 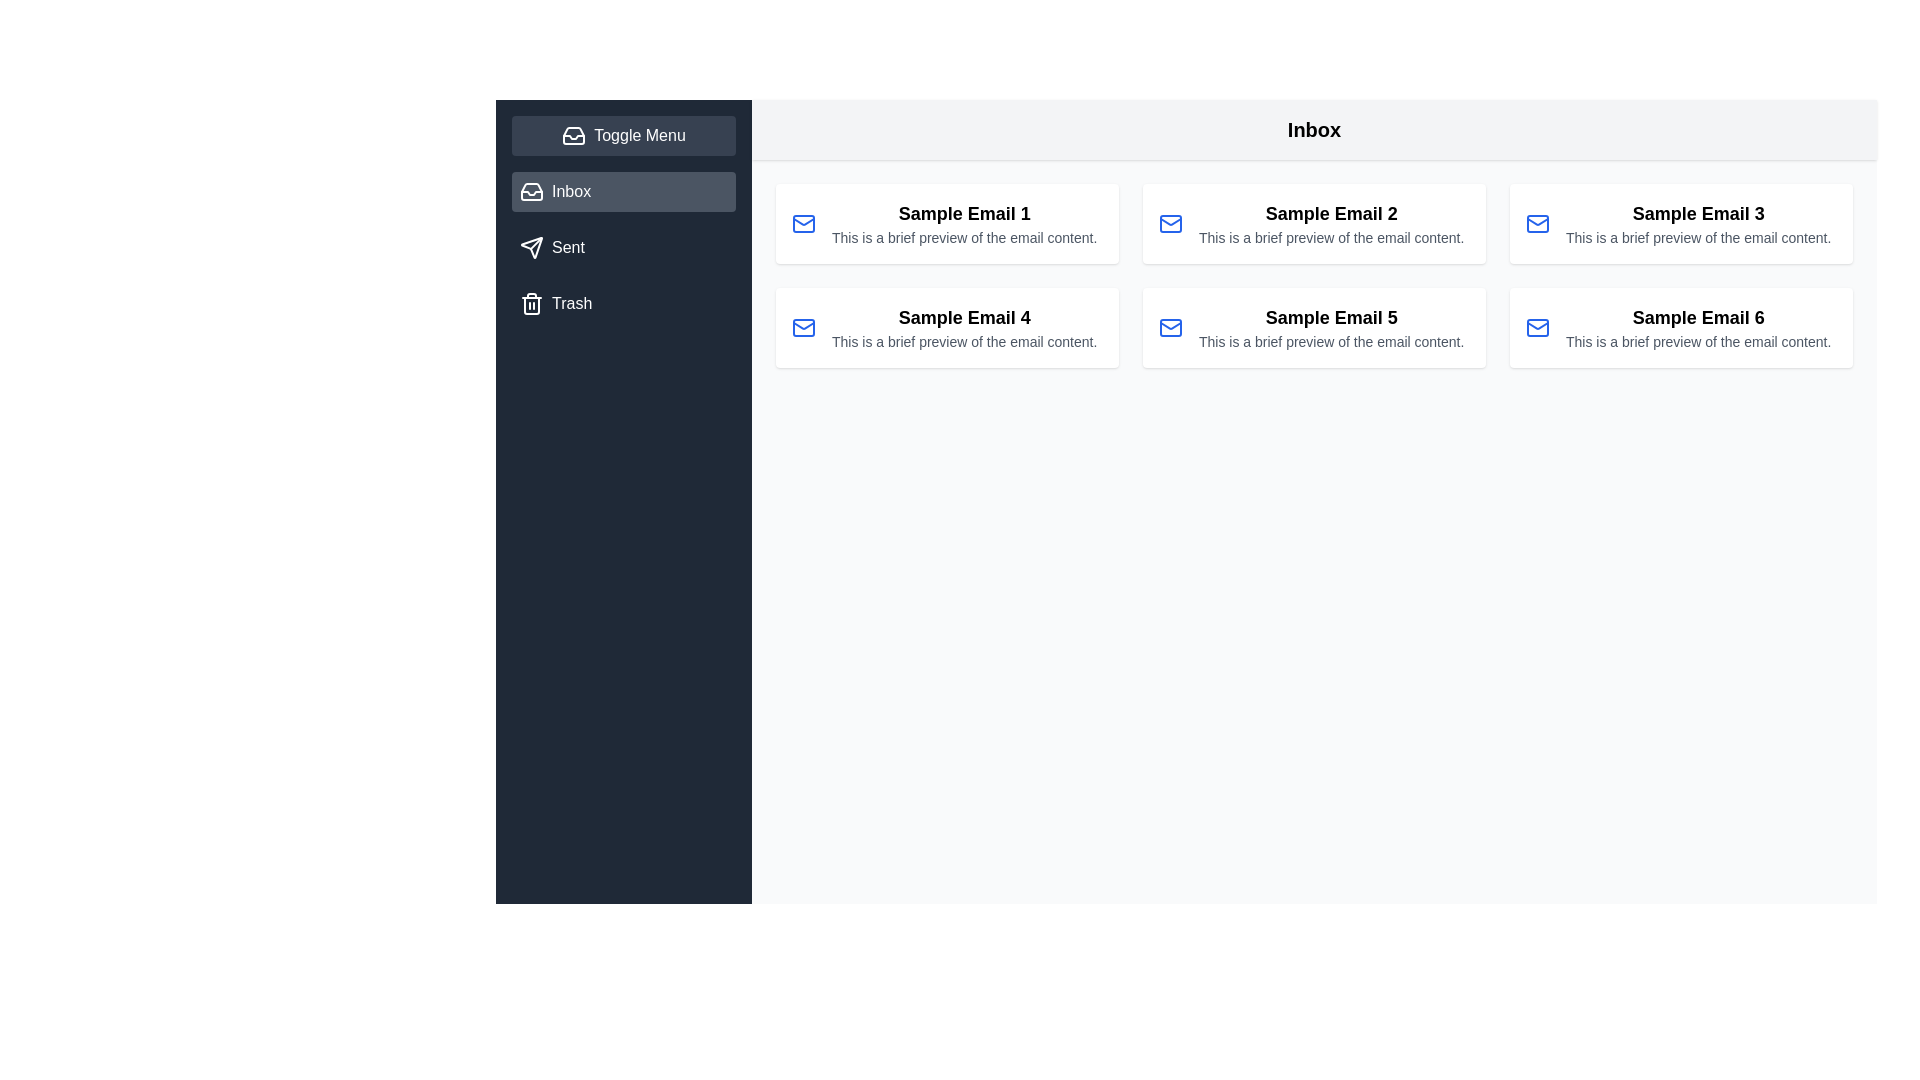 I want to click on the email icon representing 'Sample Email 2' located in the upper second row of the email grid layout, so click(x=1171, y=223).